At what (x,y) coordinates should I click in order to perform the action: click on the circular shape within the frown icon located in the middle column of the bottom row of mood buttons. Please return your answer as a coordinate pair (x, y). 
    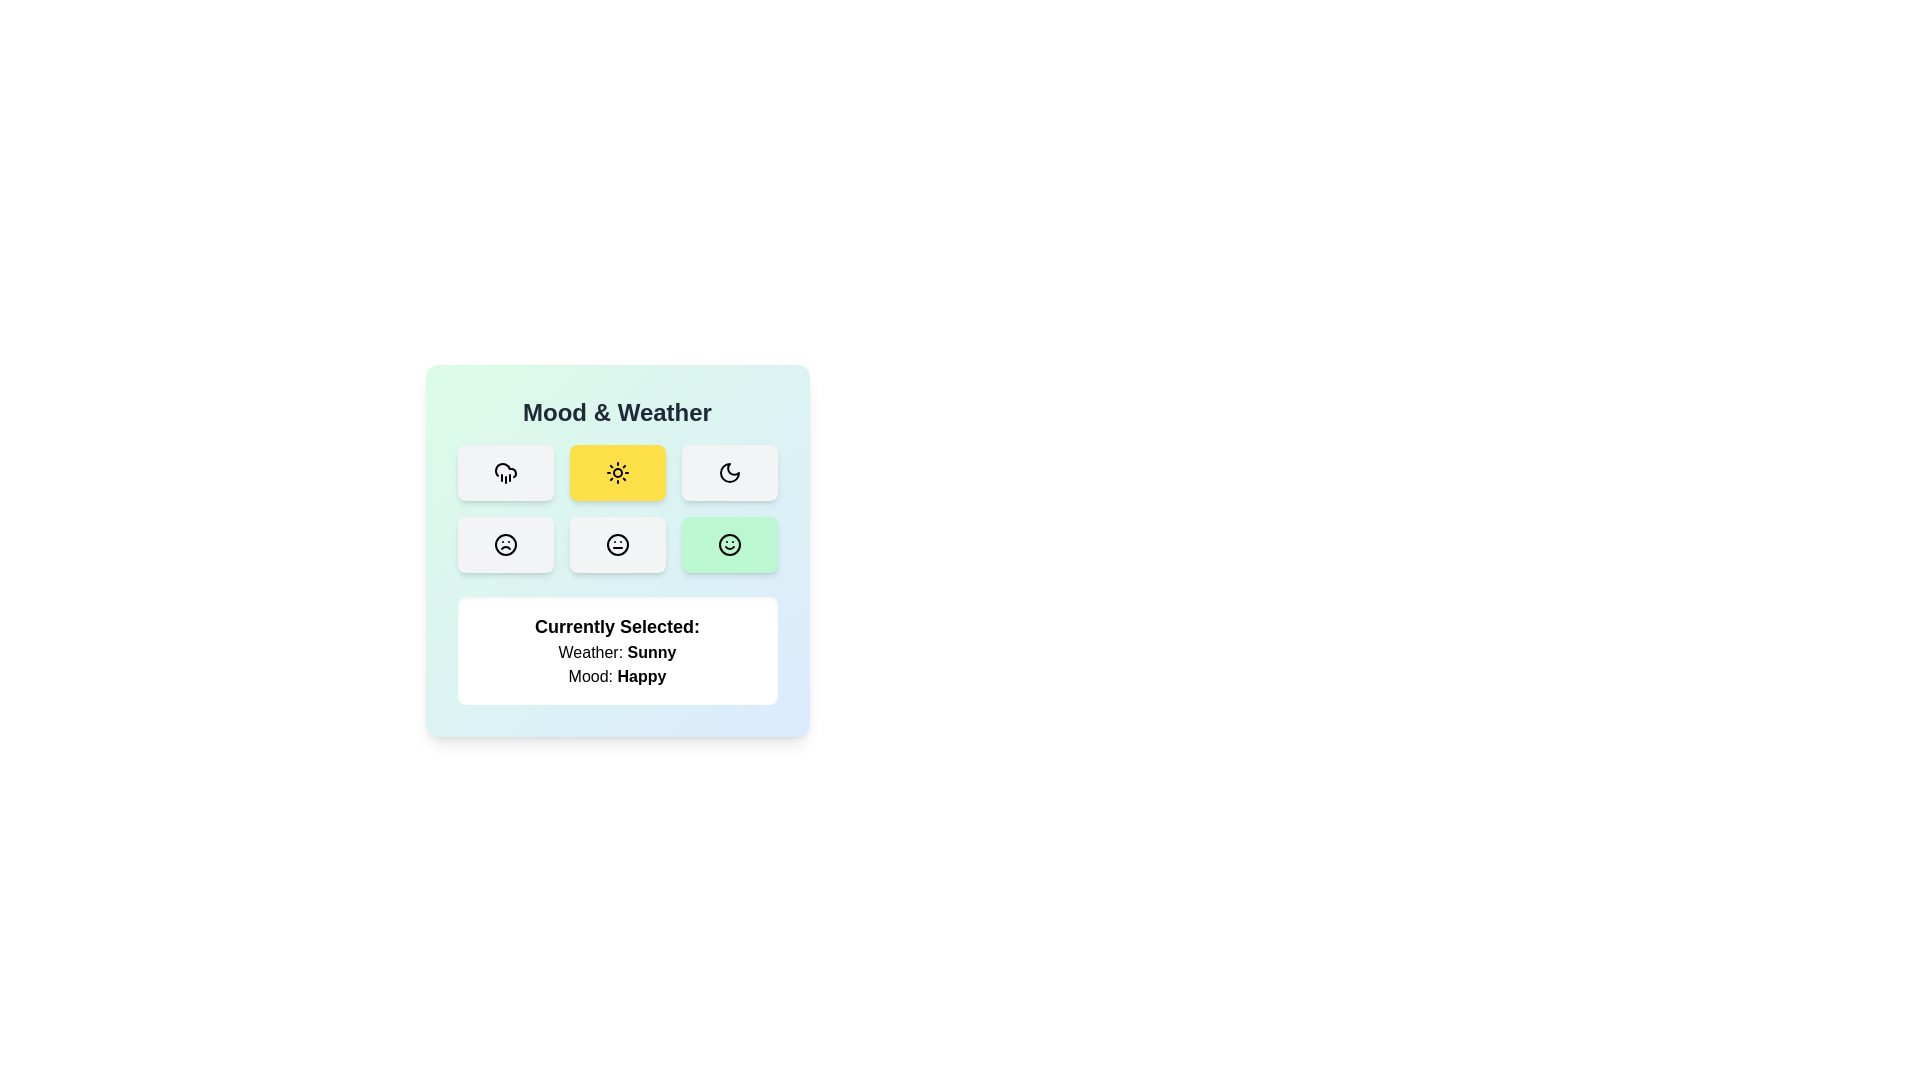
    Looking at the image, I should click on (505, 544).